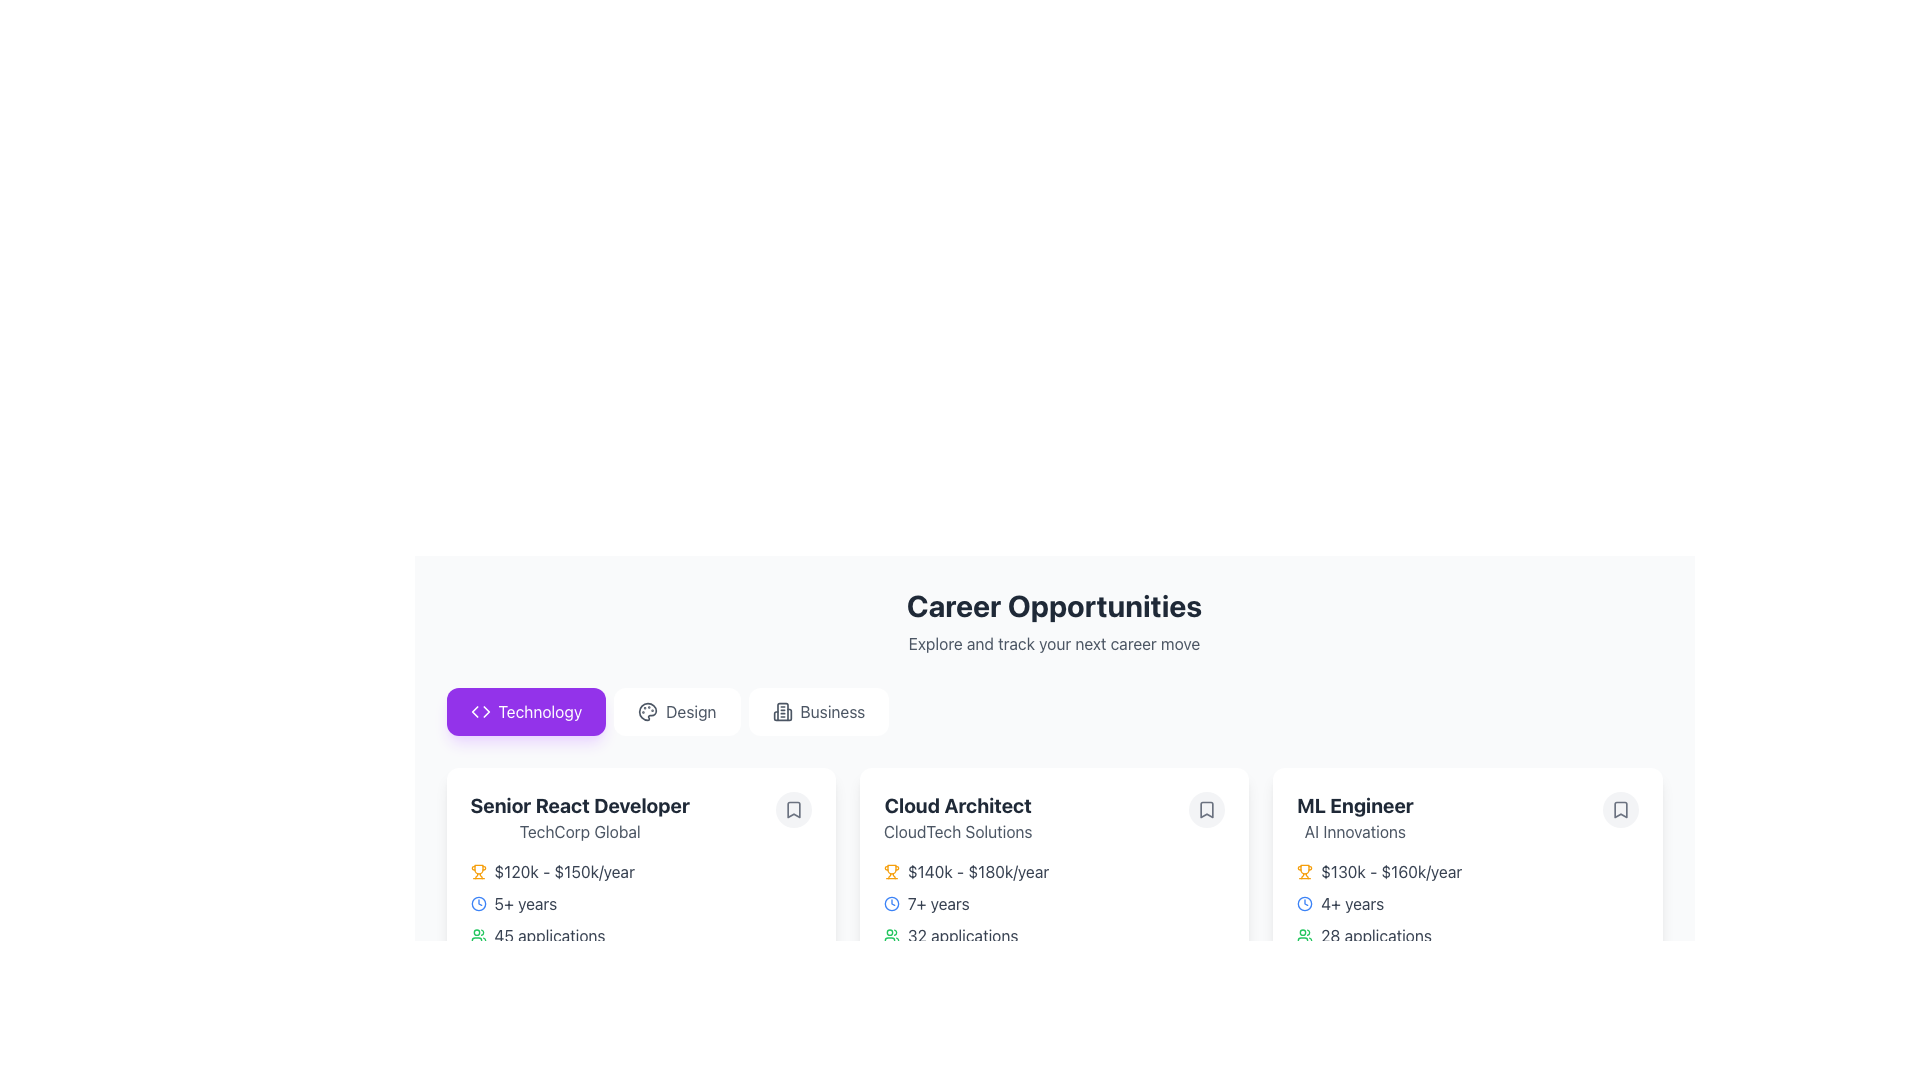 The height and width of the screenshot is (1080, 1920). I want to click on the third vertical segment of the icon that depicts a structure or building, so click(788, 713).